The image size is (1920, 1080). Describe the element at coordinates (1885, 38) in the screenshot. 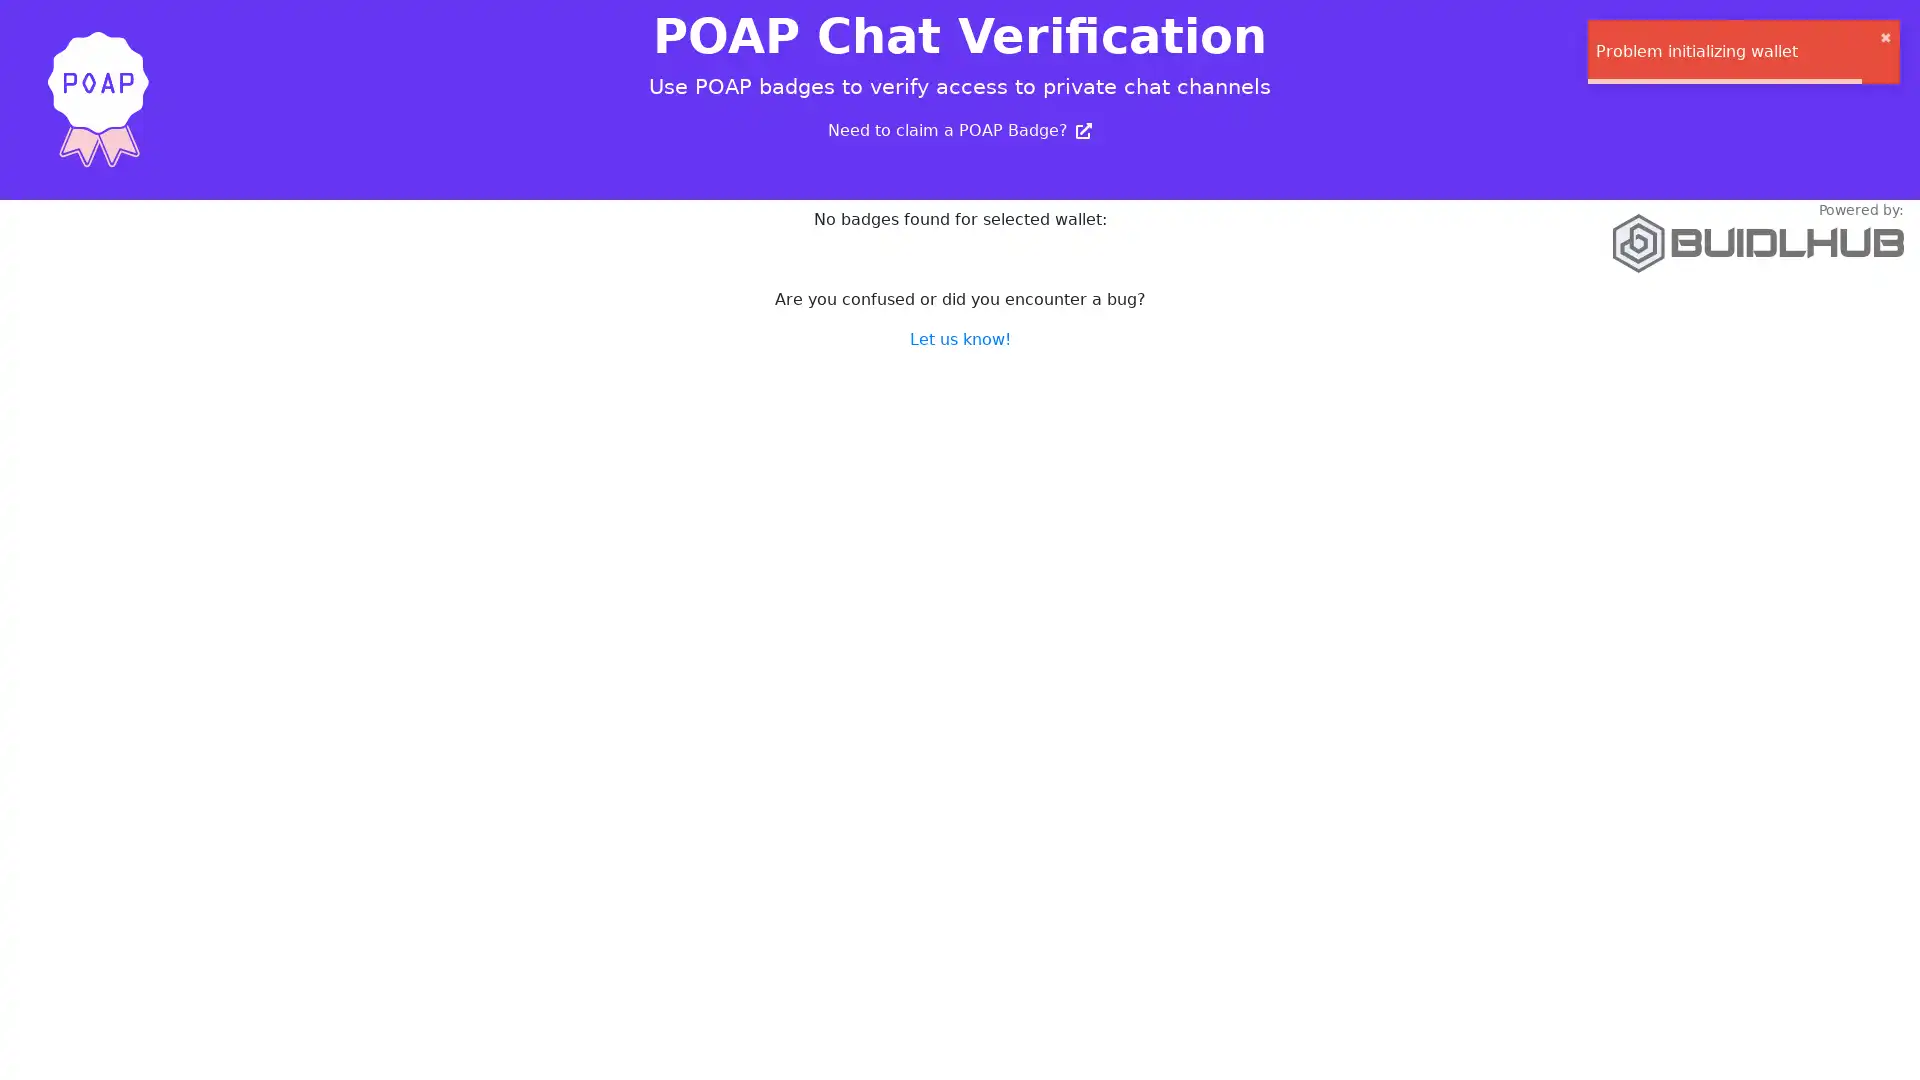

I see `close` at that location.